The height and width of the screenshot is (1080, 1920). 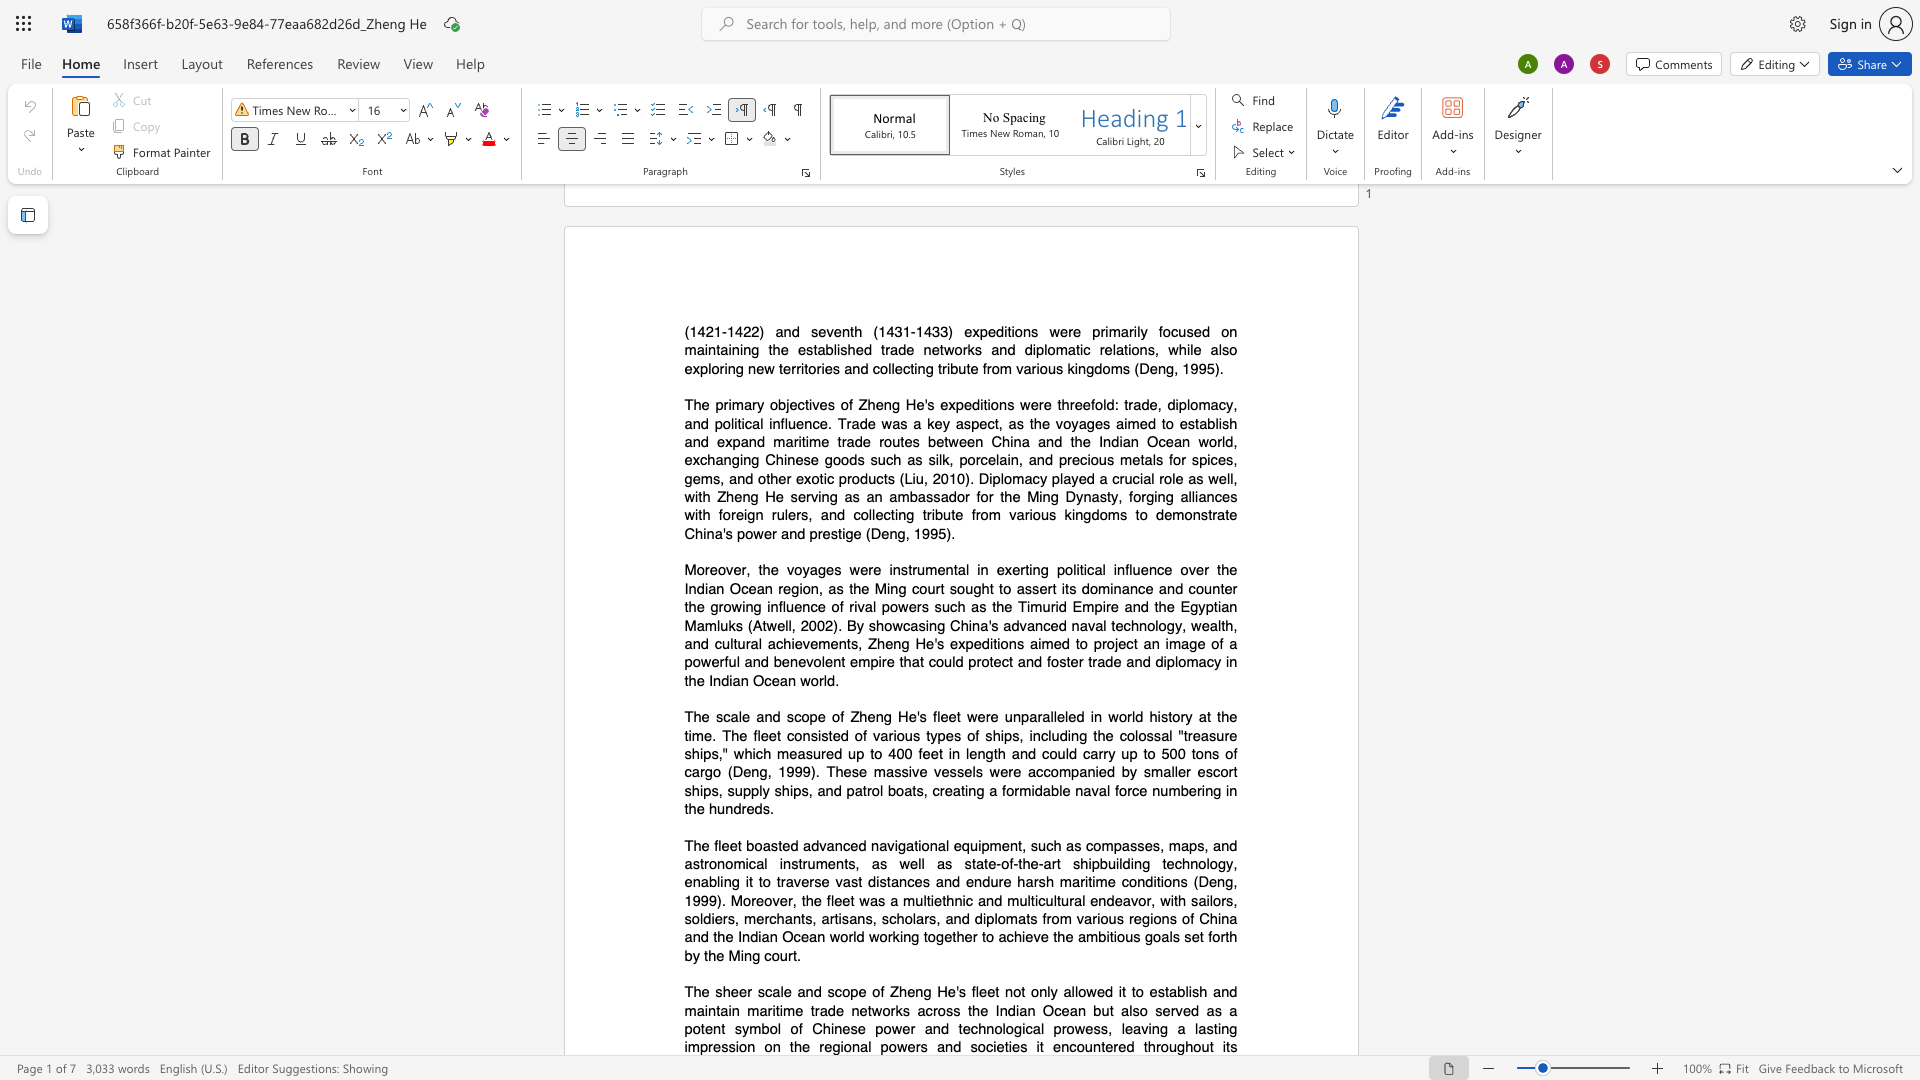 What do you see at coordinates (1060, 1046) in the screenshot?
I see `the subset text "ncounter" within the text "encountered"` at bounding box center [1060, 1046].